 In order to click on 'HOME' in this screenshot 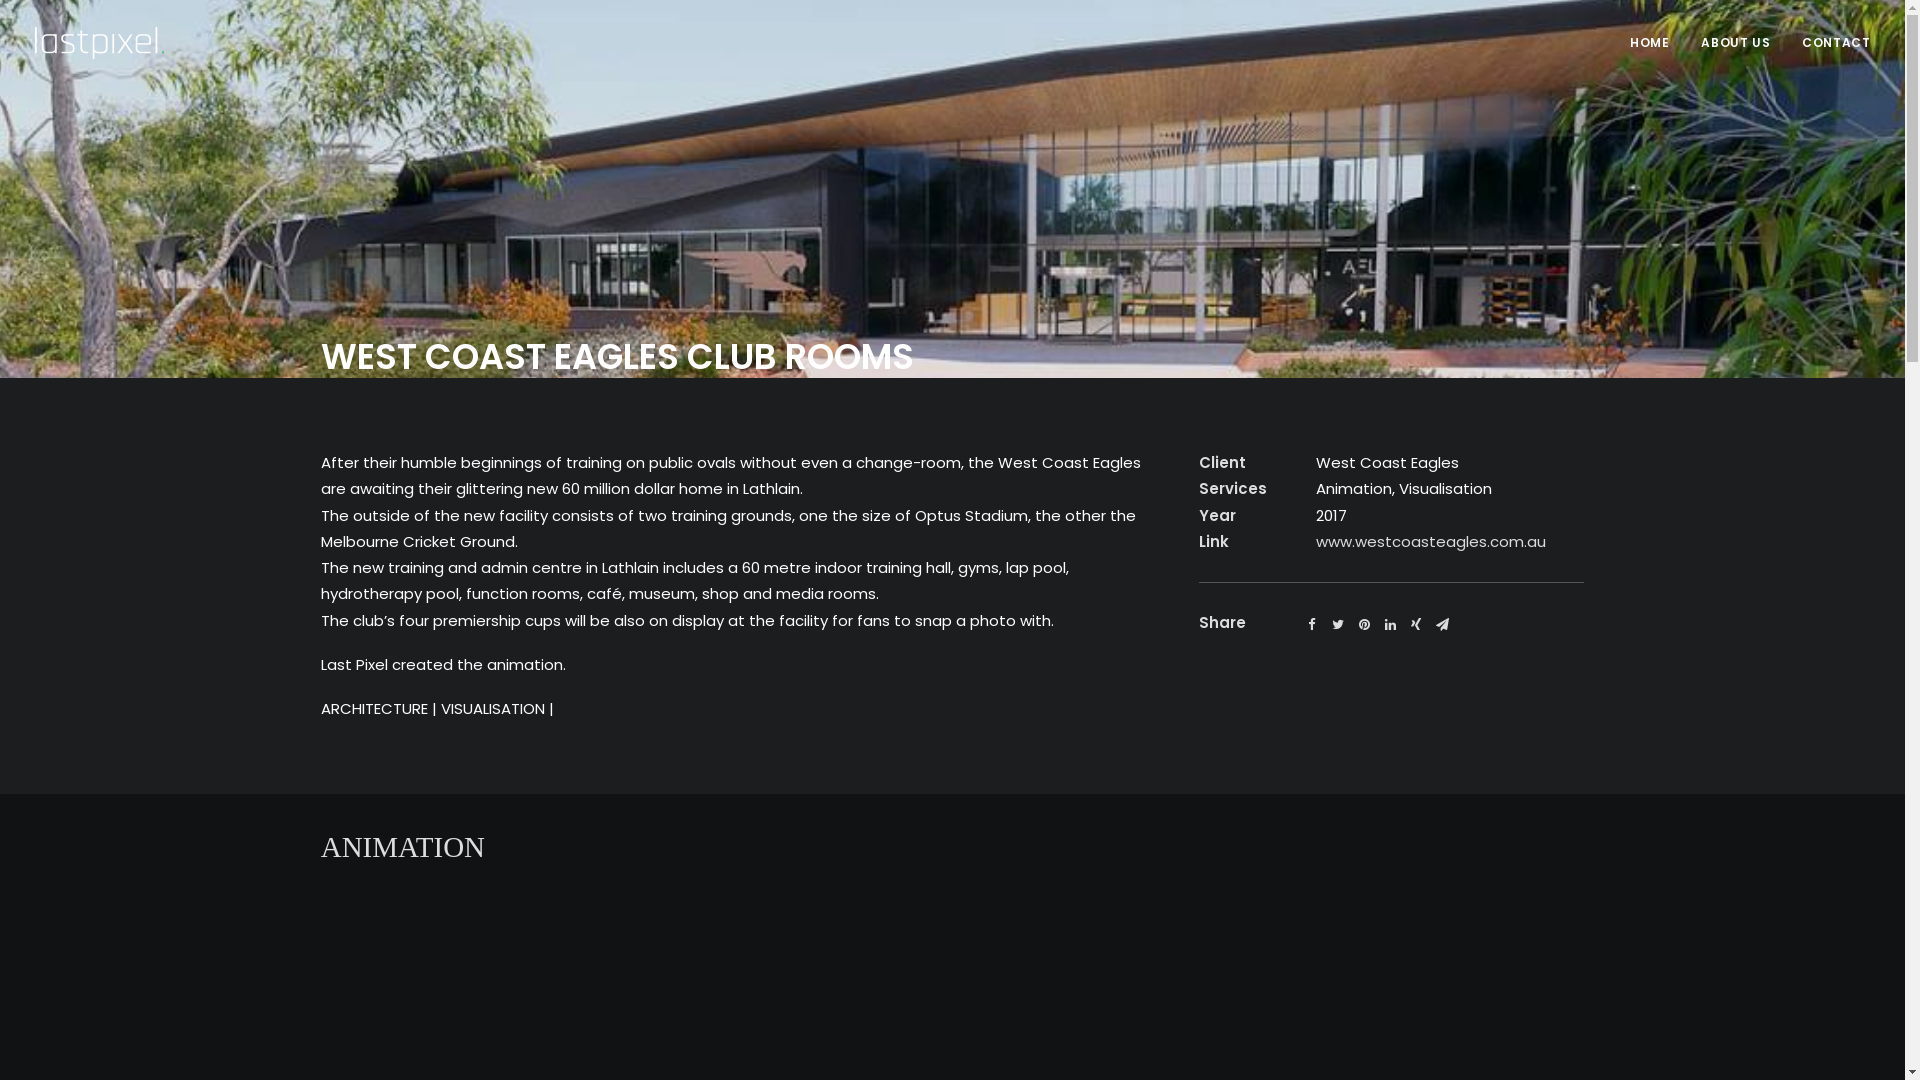, I will do `click(1630, 42)`.